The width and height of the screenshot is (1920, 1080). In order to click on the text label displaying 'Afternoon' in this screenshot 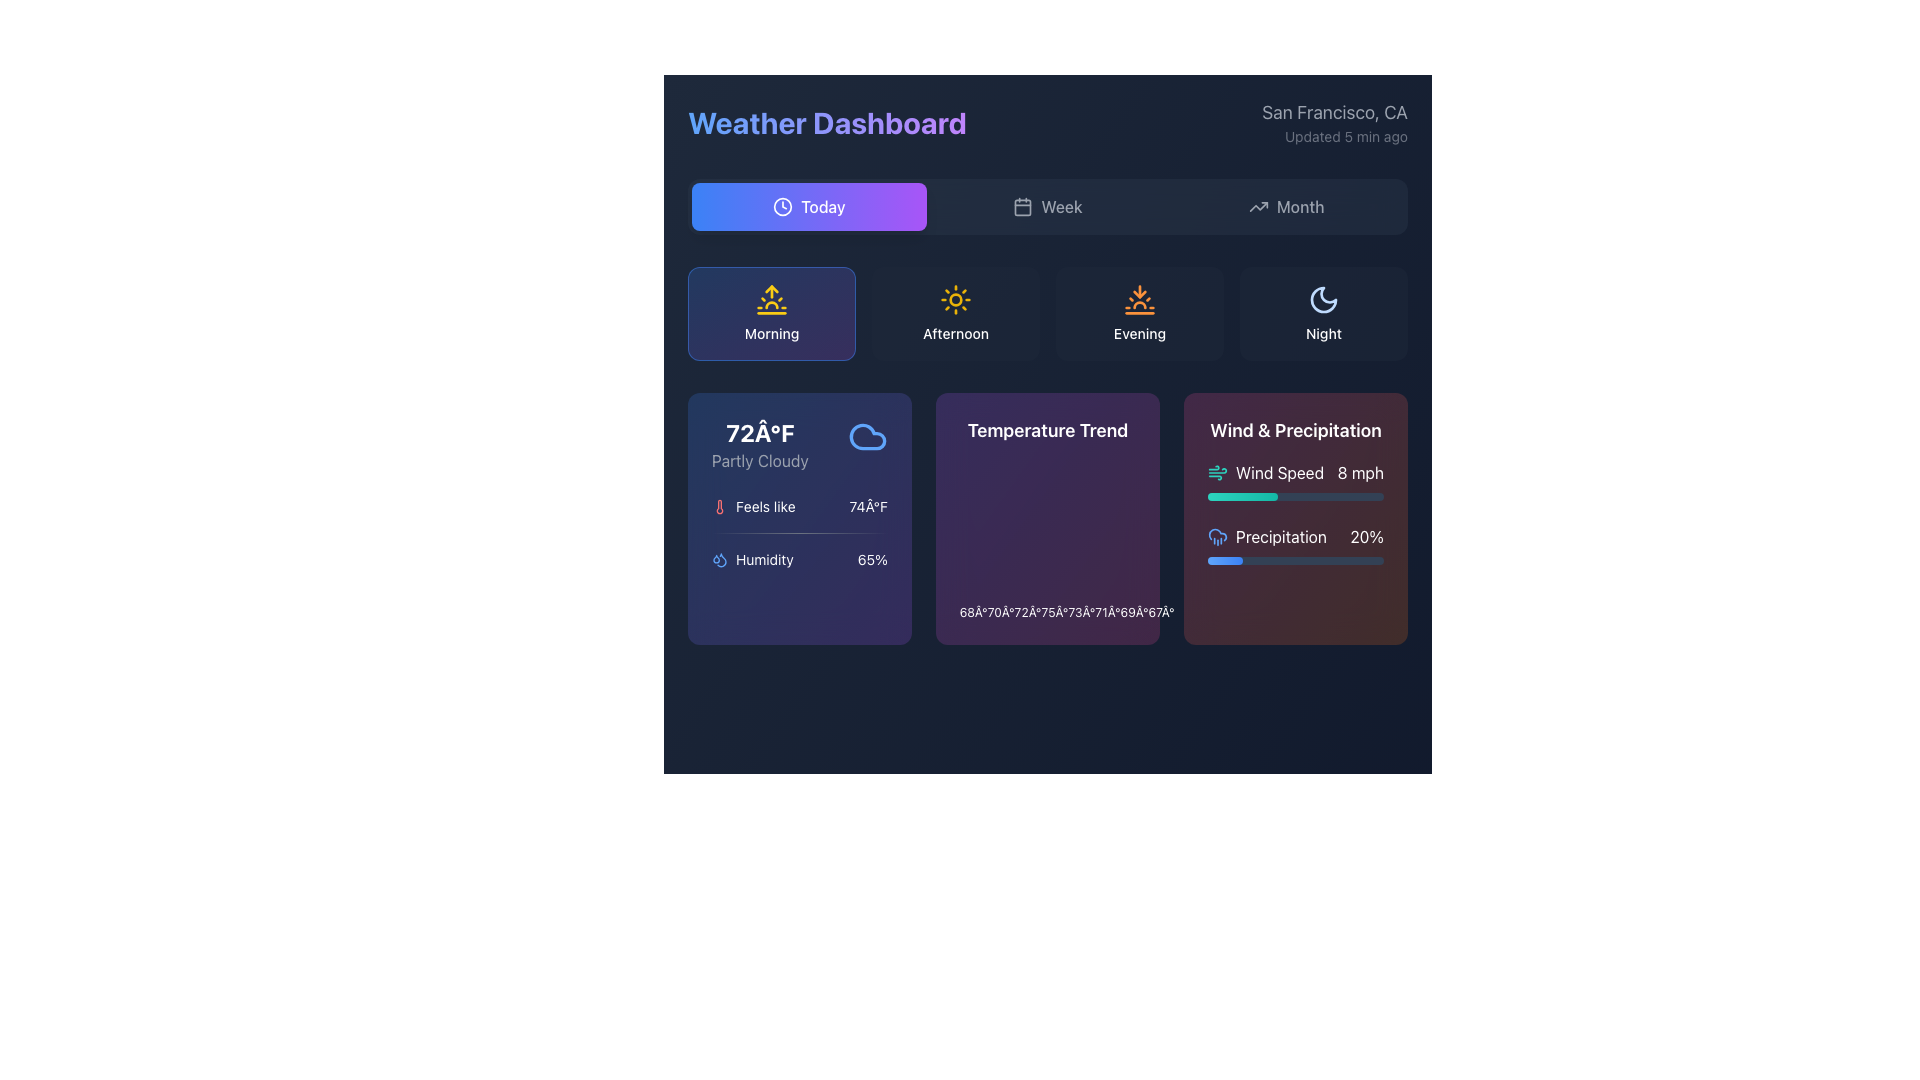, I will do `click(954, 333)`.